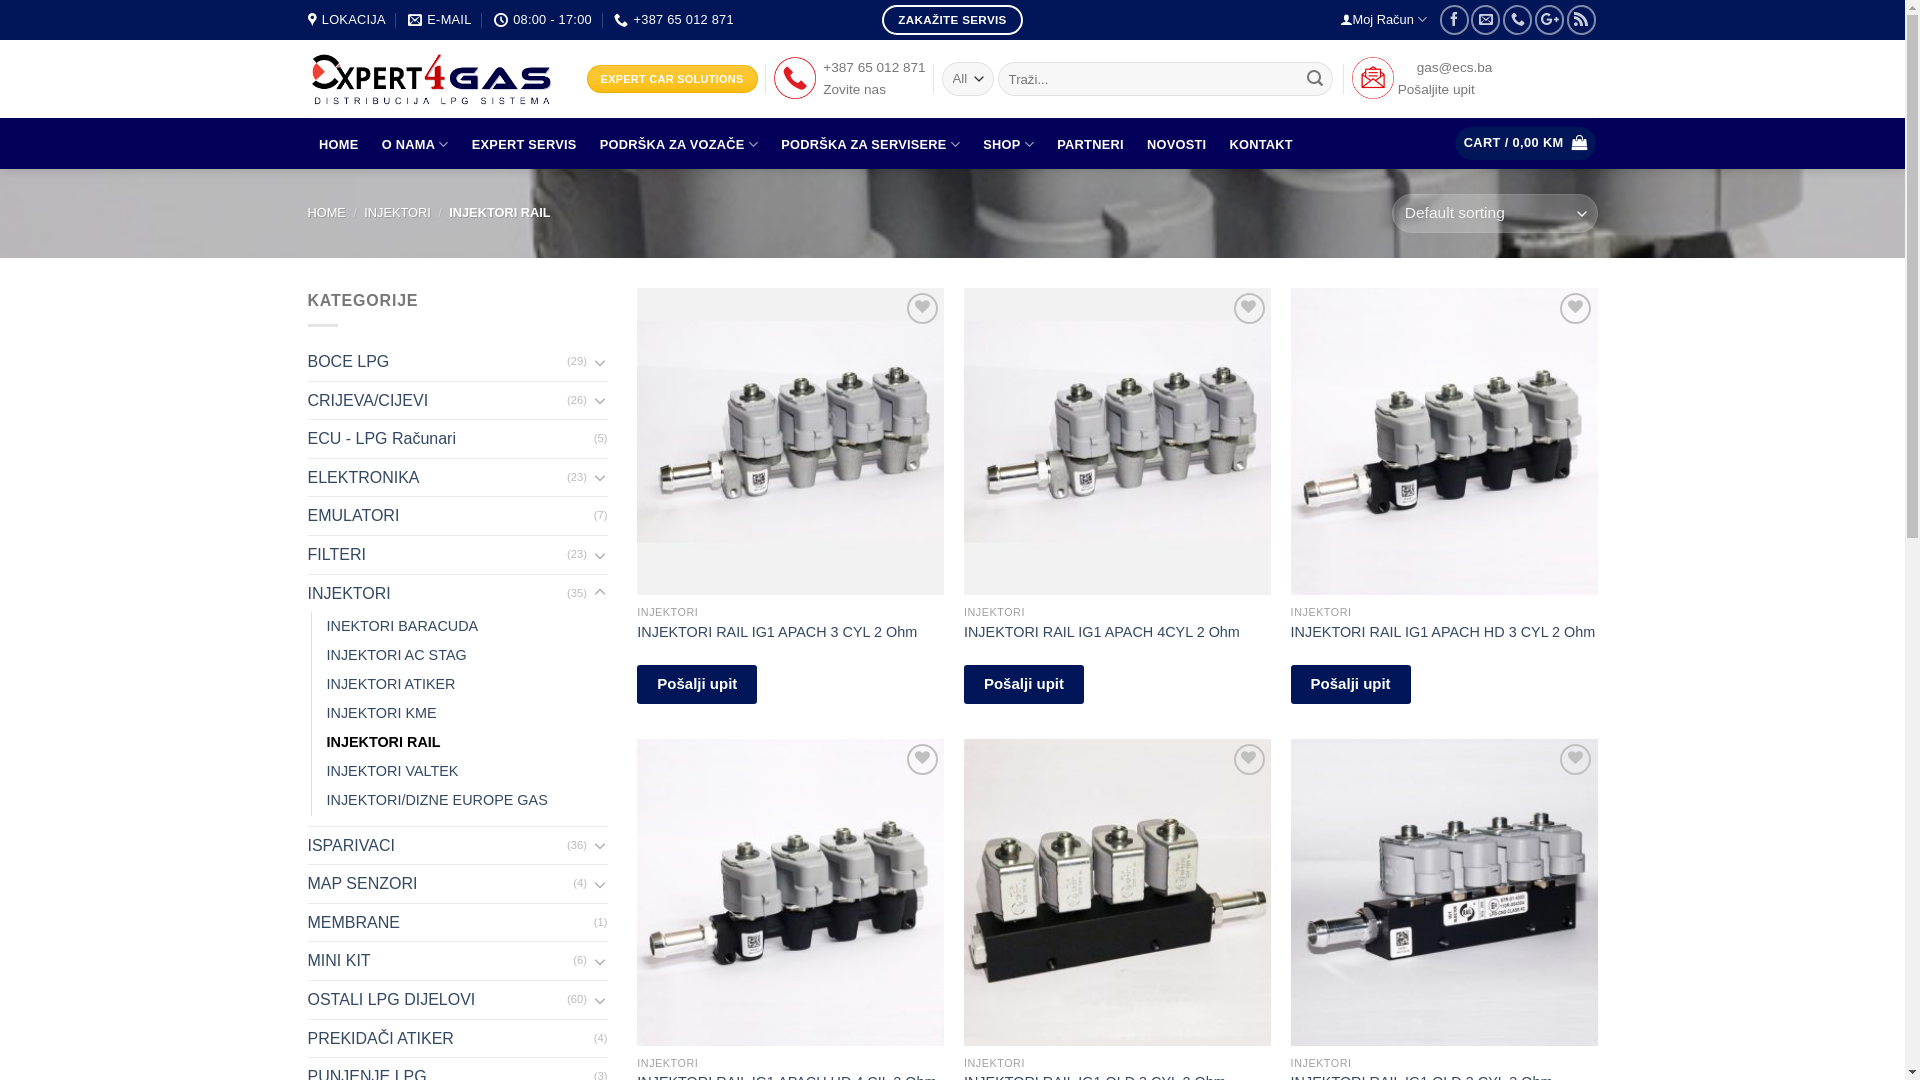 Image resolution: width=1920 pixels, height=1080 pixels. I want to click on 'INJEKTORI VALTEK', so click(392, 770).